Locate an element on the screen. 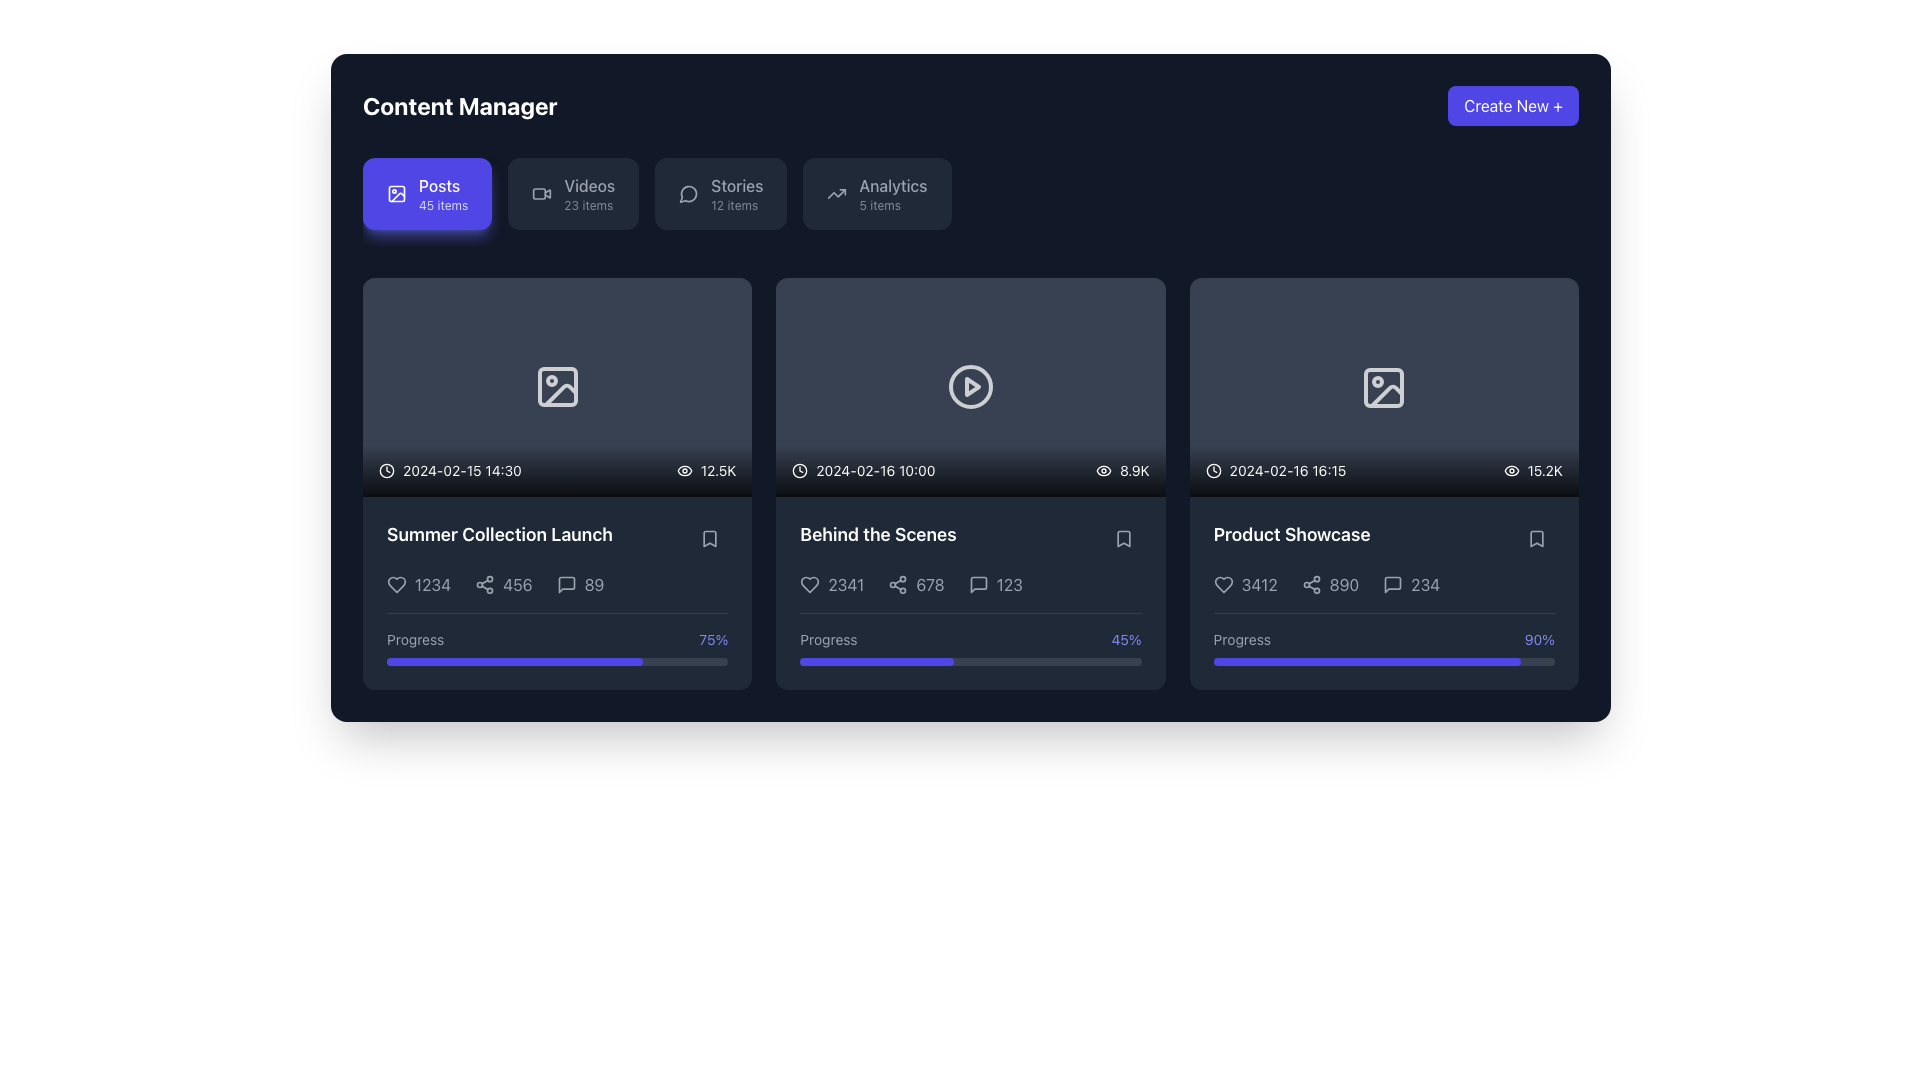 The image size is (1920, 1080). the timestamp icon located to the left of the text '2024-02-16 10:00' within the 'Behind the Scenes' panel in the middle of the interface is located at coordinates (800, 470).